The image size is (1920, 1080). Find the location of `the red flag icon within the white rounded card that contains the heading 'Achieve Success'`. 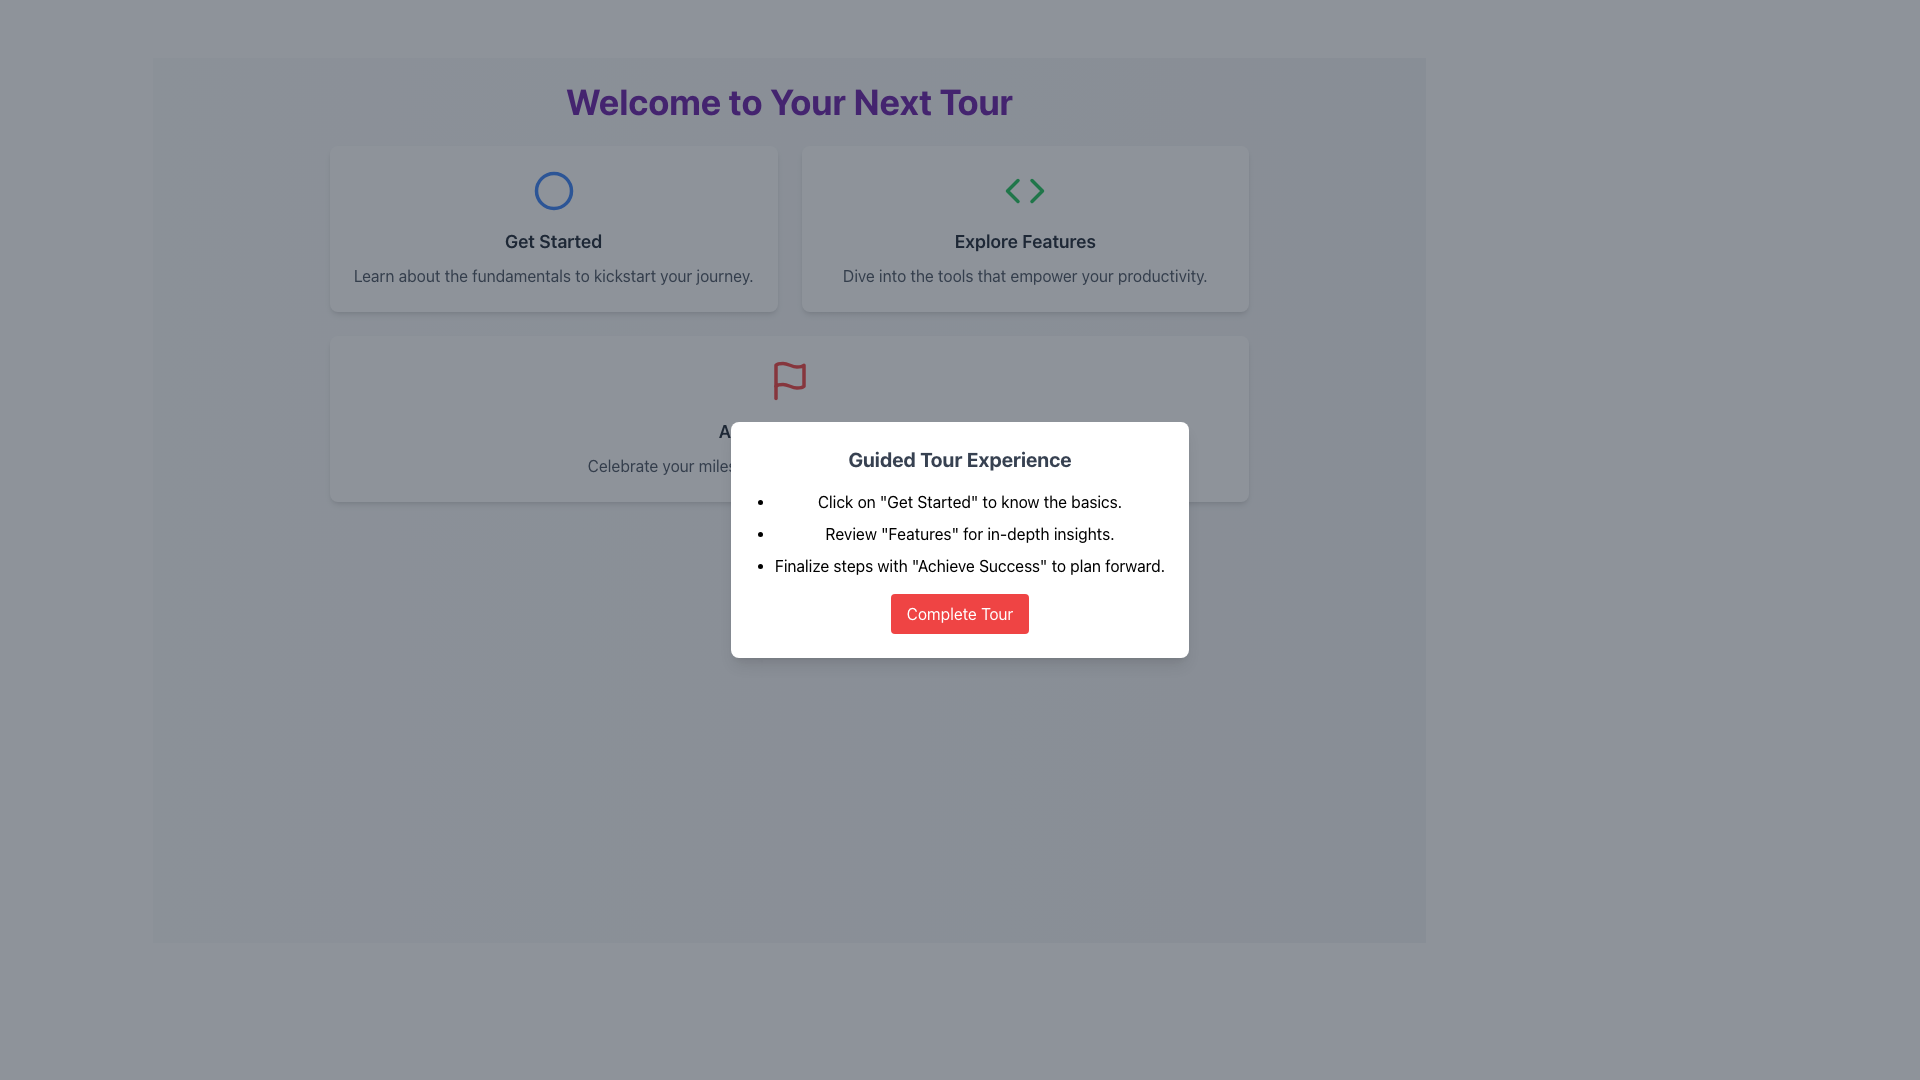

the red flag icon within the white rounded card that contains the heading 'Achieve Success' is located at coordinates (788, 381).